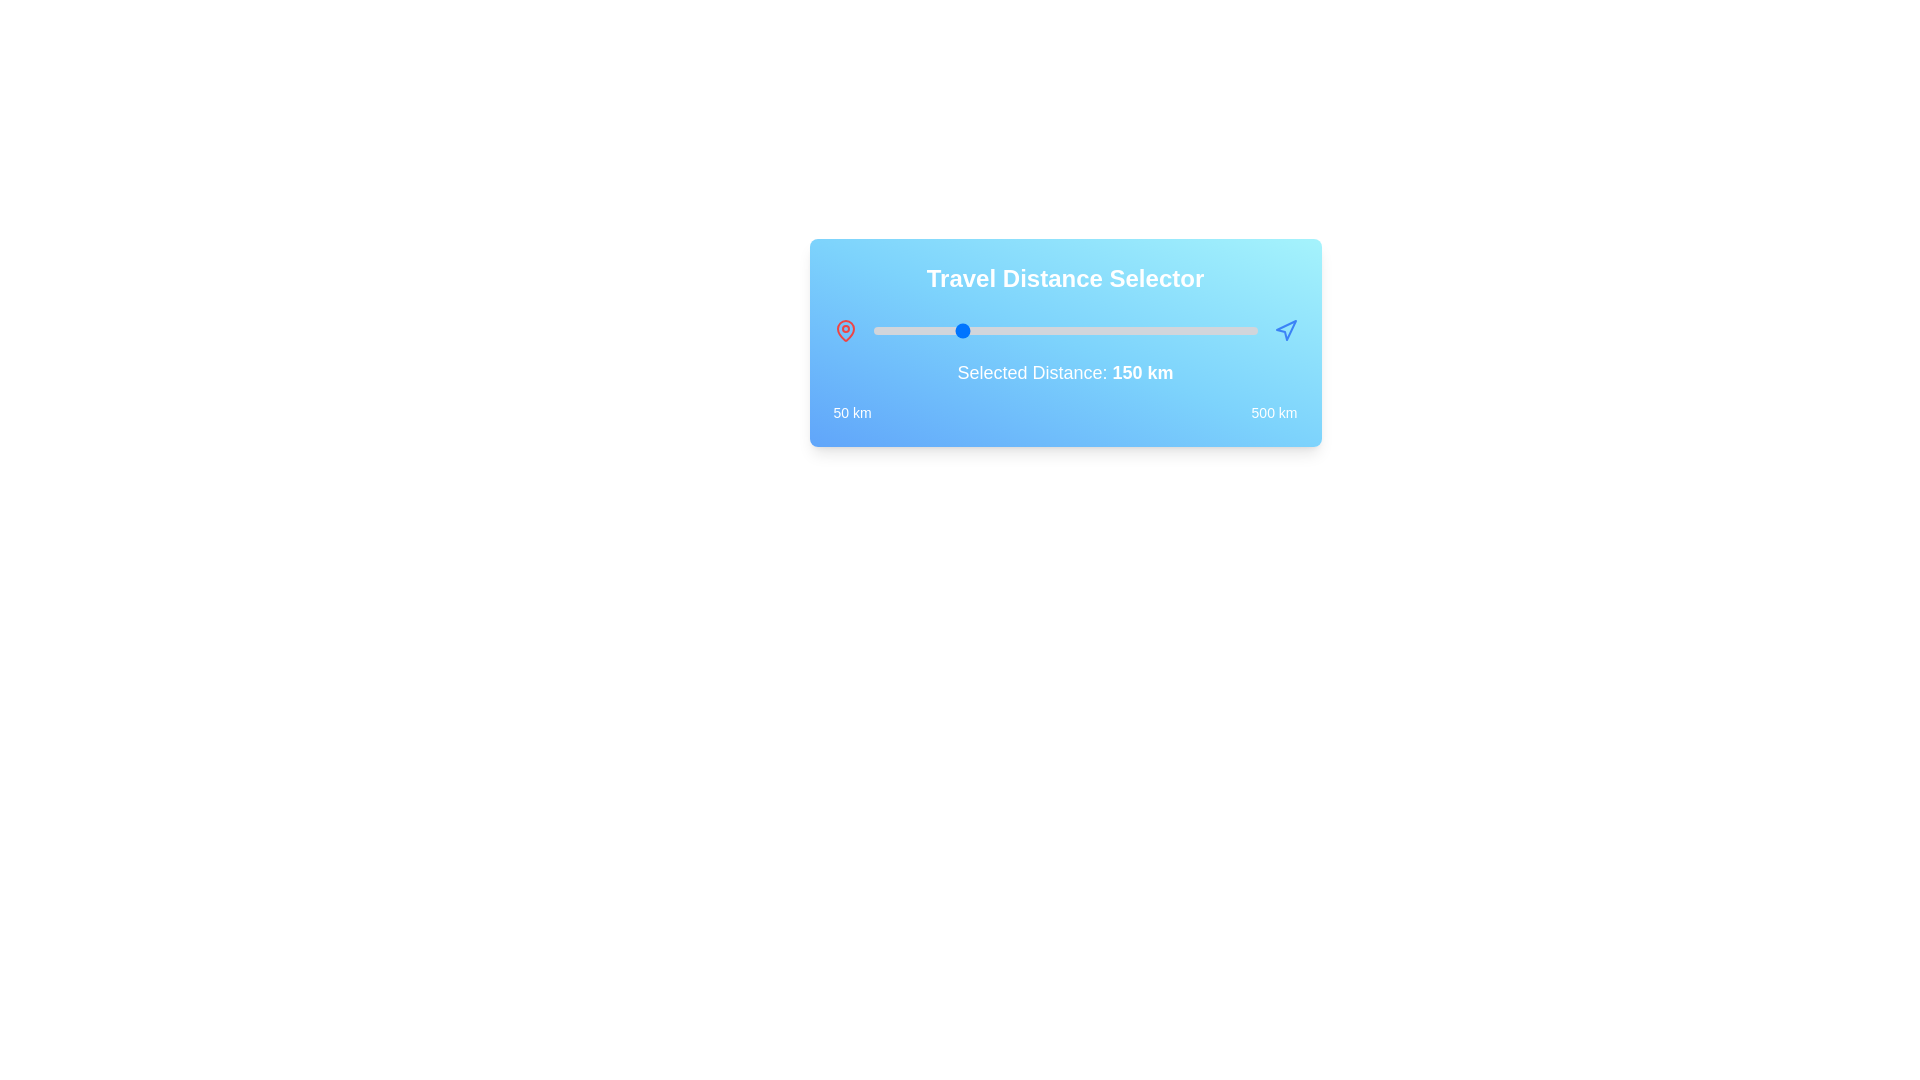 The image size is (1920, 1080). I want to click on the travel distance to 89 km by interacting with the slider, so click(905, 330).